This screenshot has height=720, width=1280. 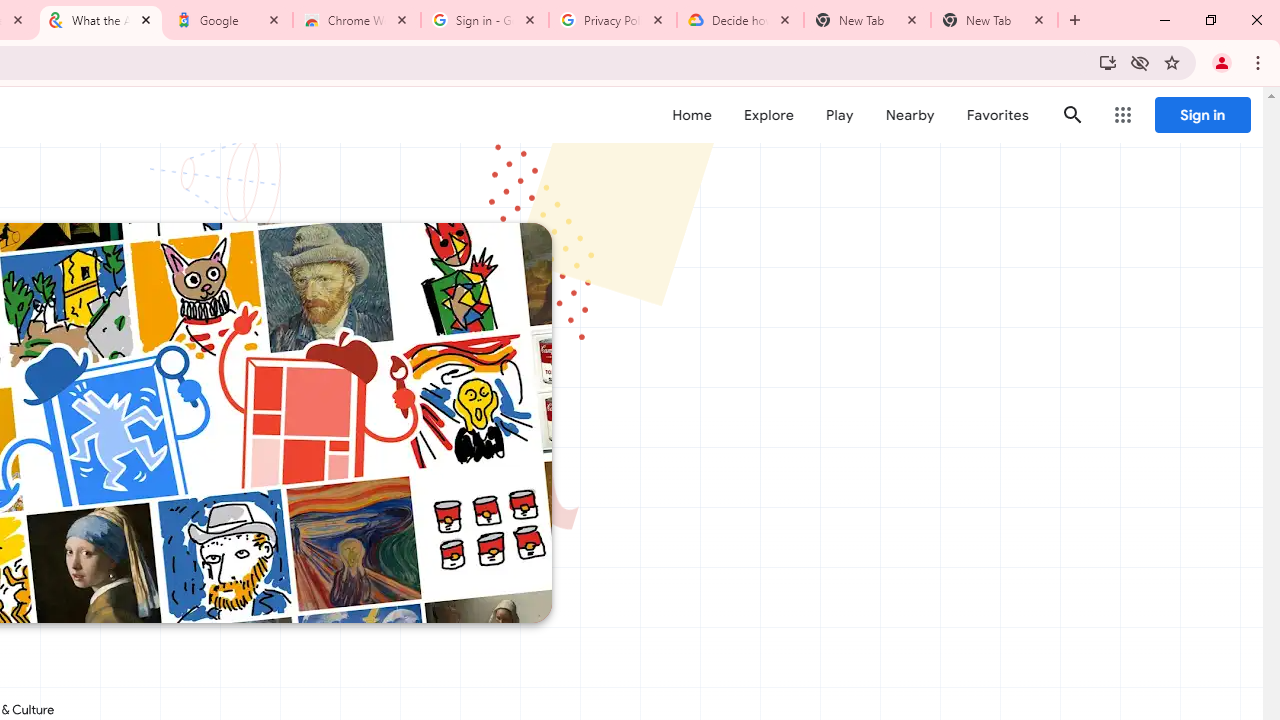 What do you see at coordinates (994, 20) in the screenshot?
I see `'New Tab'` at bounding box center [994, 20].